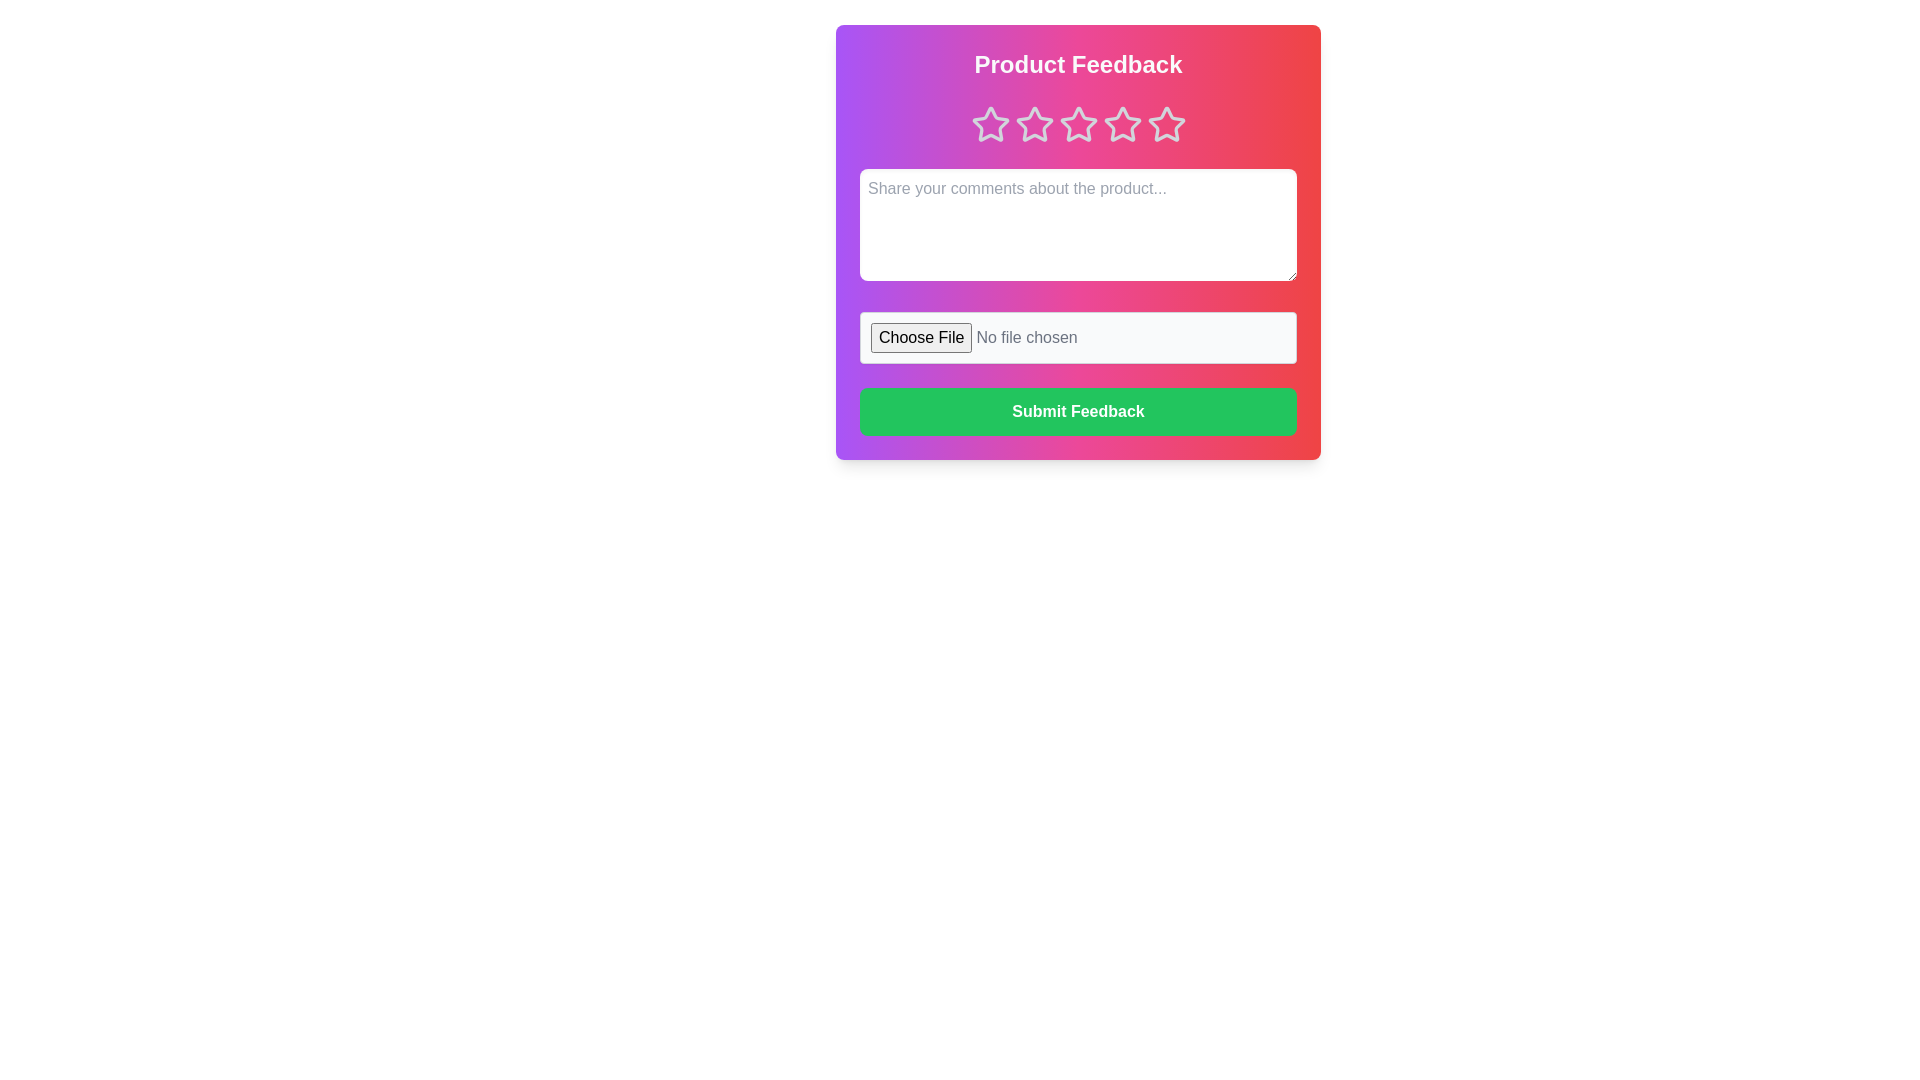  What do you see at coordinates (990, 124) in the screenshot?
I see `the first Rating star icon in the horizontal row located at the top part of the 'Product Feedback' form` at bounding box center [990, 124].